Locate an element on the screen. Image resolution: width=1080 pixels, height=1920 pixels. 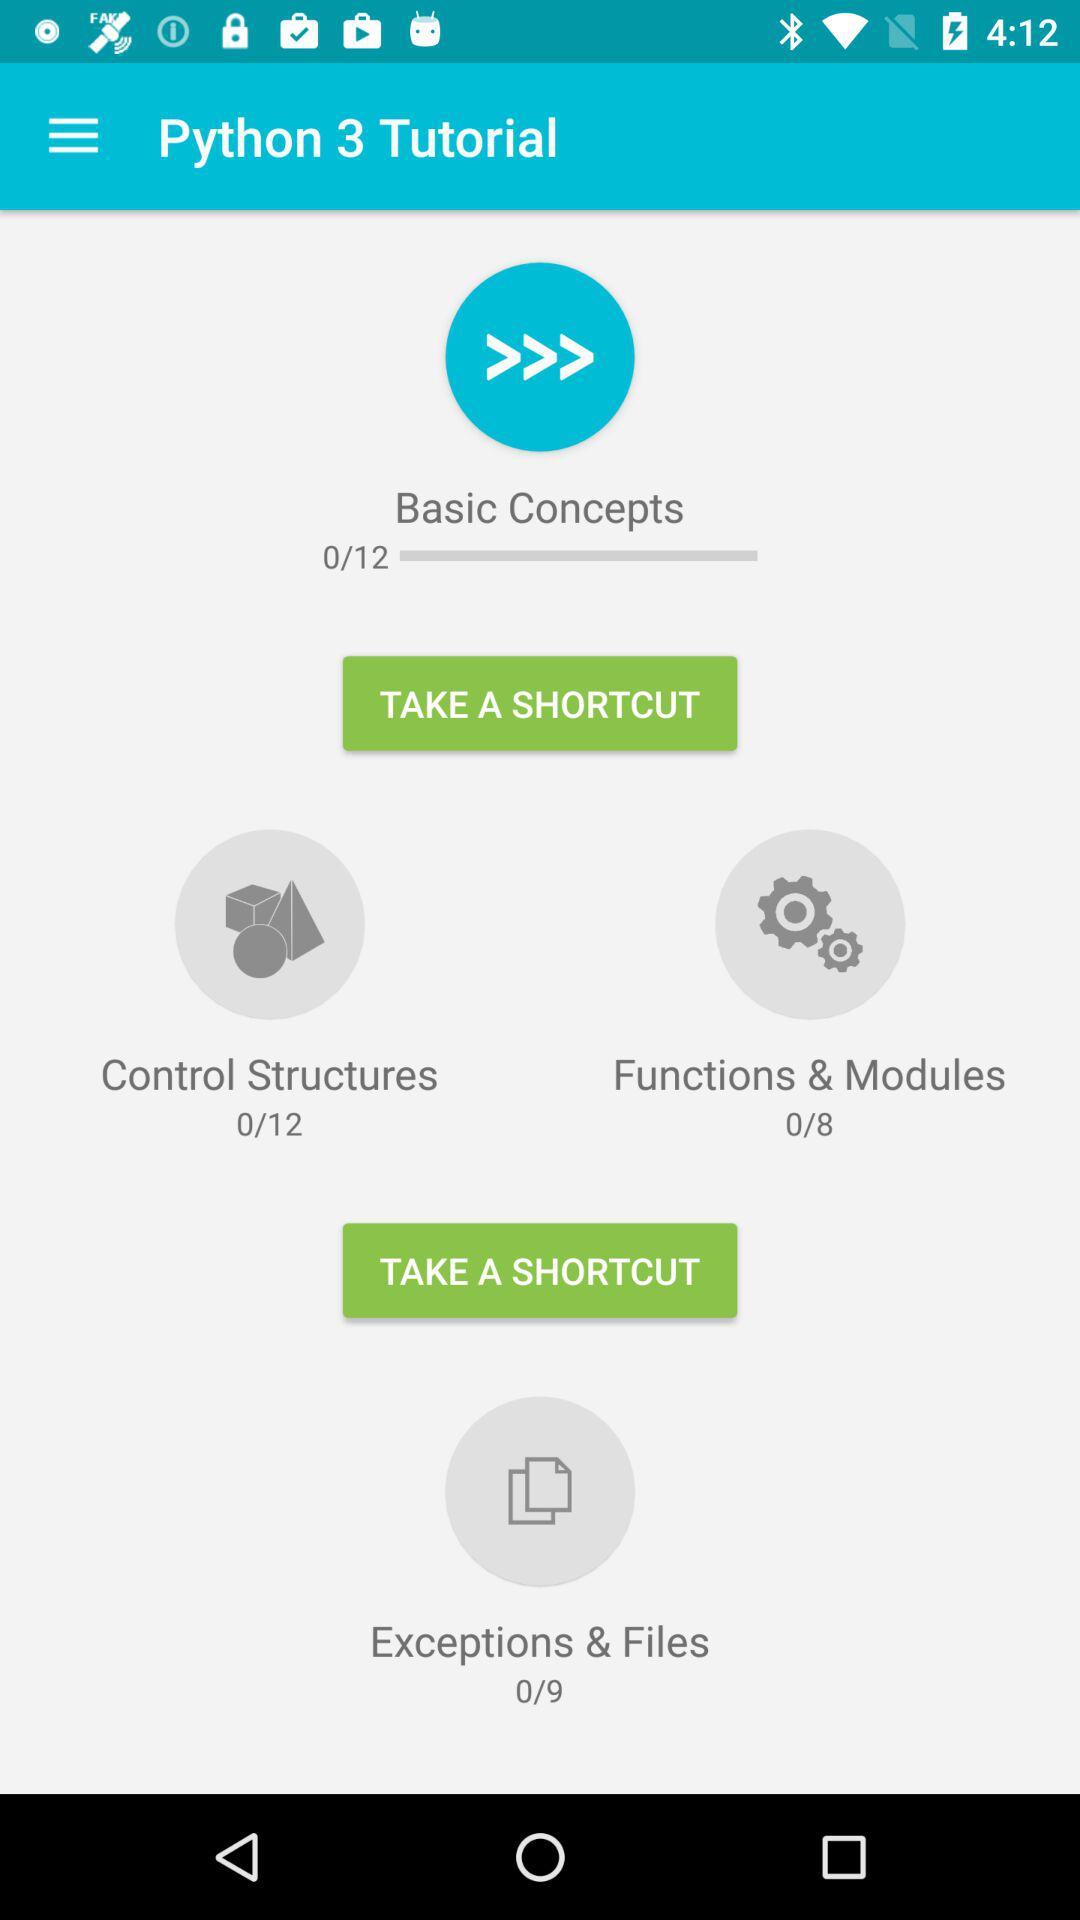
the forward symbol option above basic concepts is located at coordinates (540, 356).